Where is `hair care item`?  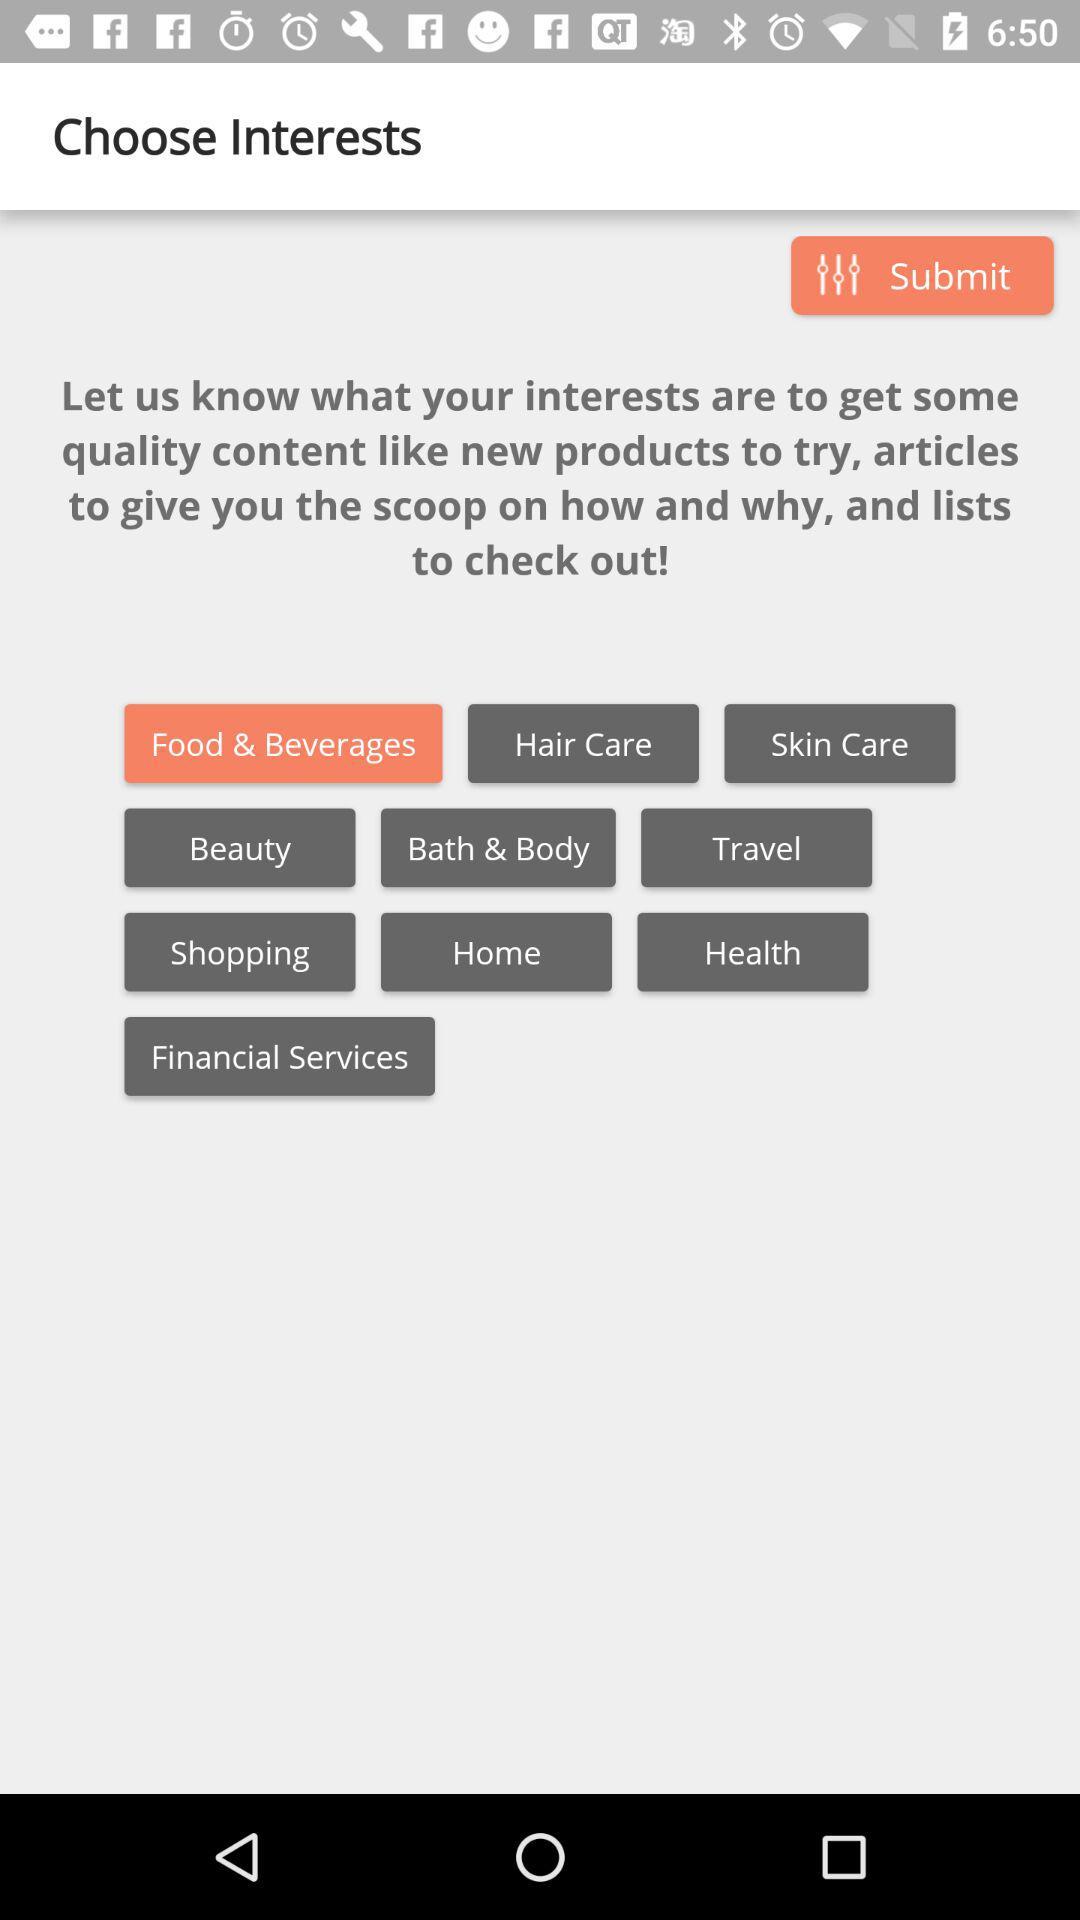 hair care item is located at coordinates (583, 742).